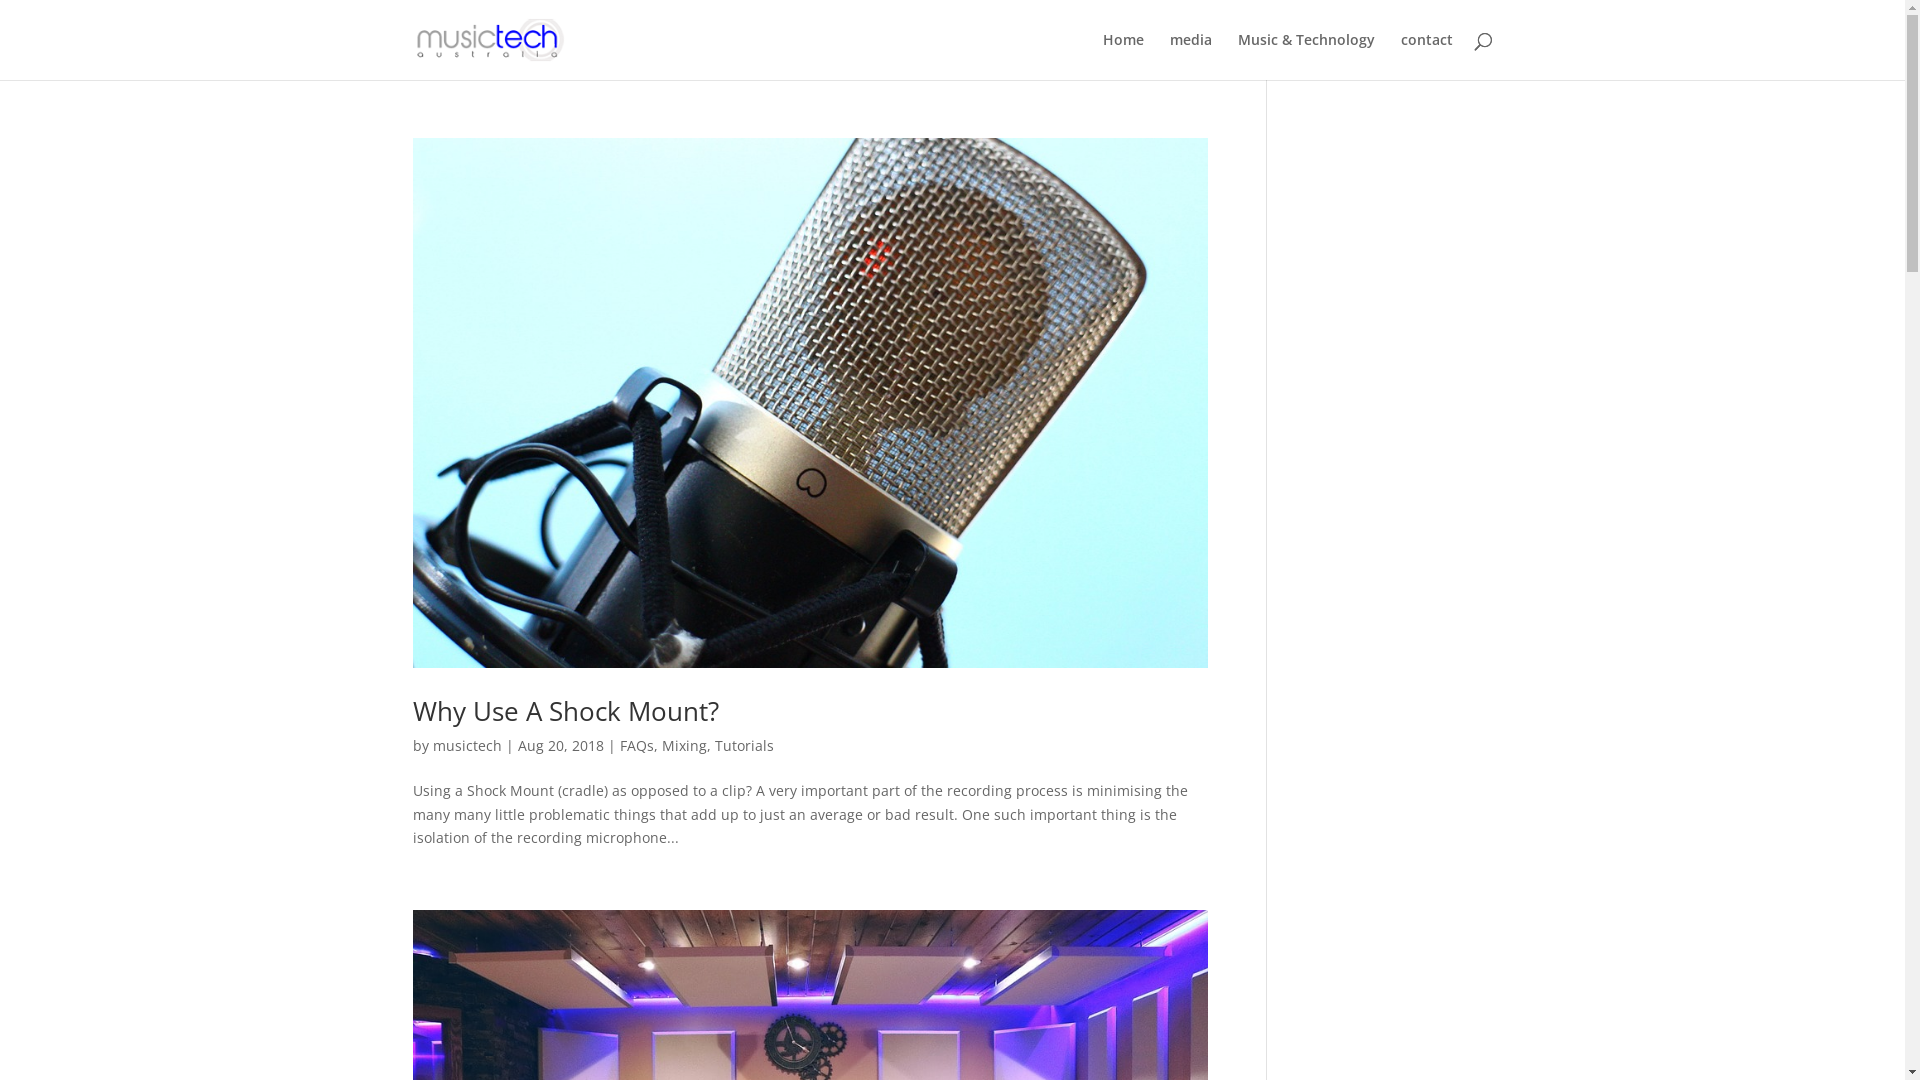  Describe the element at coordinates (1424, 55) in the screenshot. I see `'contact'` at that location.